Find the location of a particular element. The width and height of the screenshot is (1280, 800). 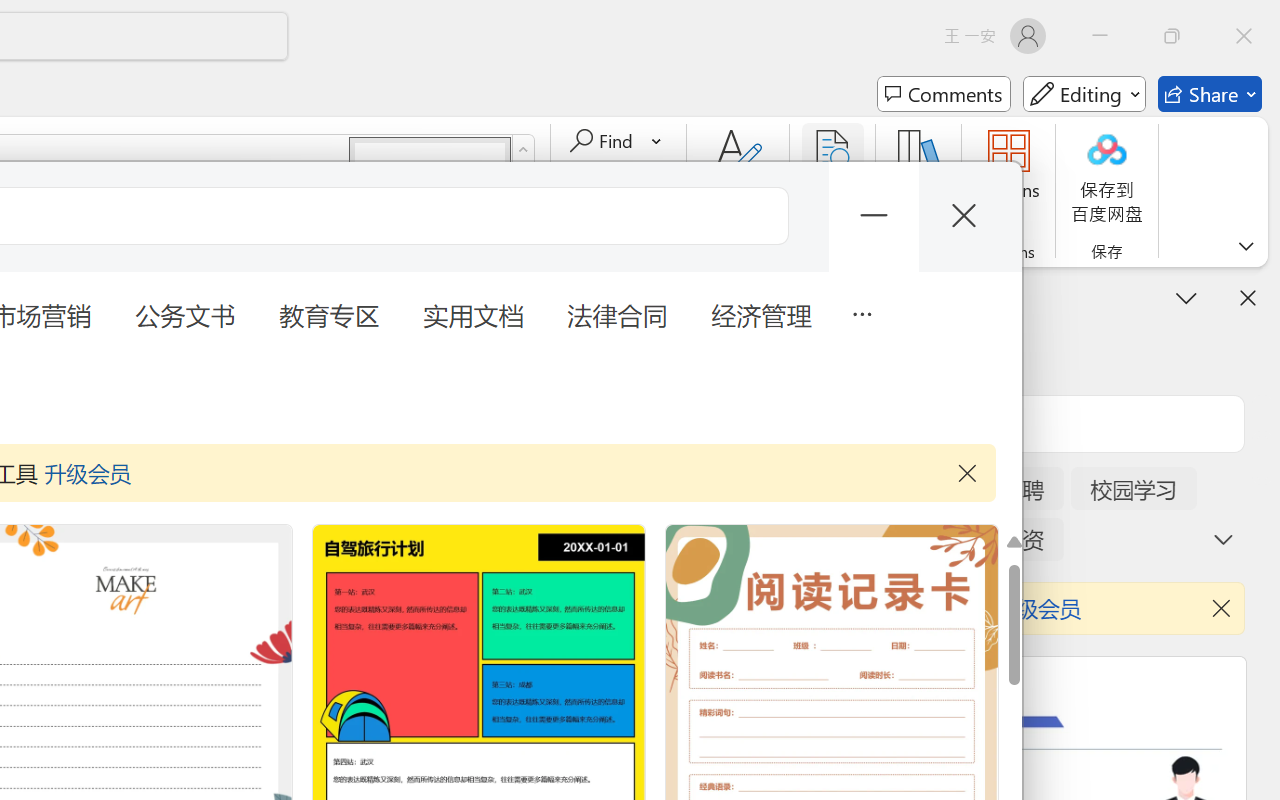

'Restore Down' is located at coordinates (1172, 35).